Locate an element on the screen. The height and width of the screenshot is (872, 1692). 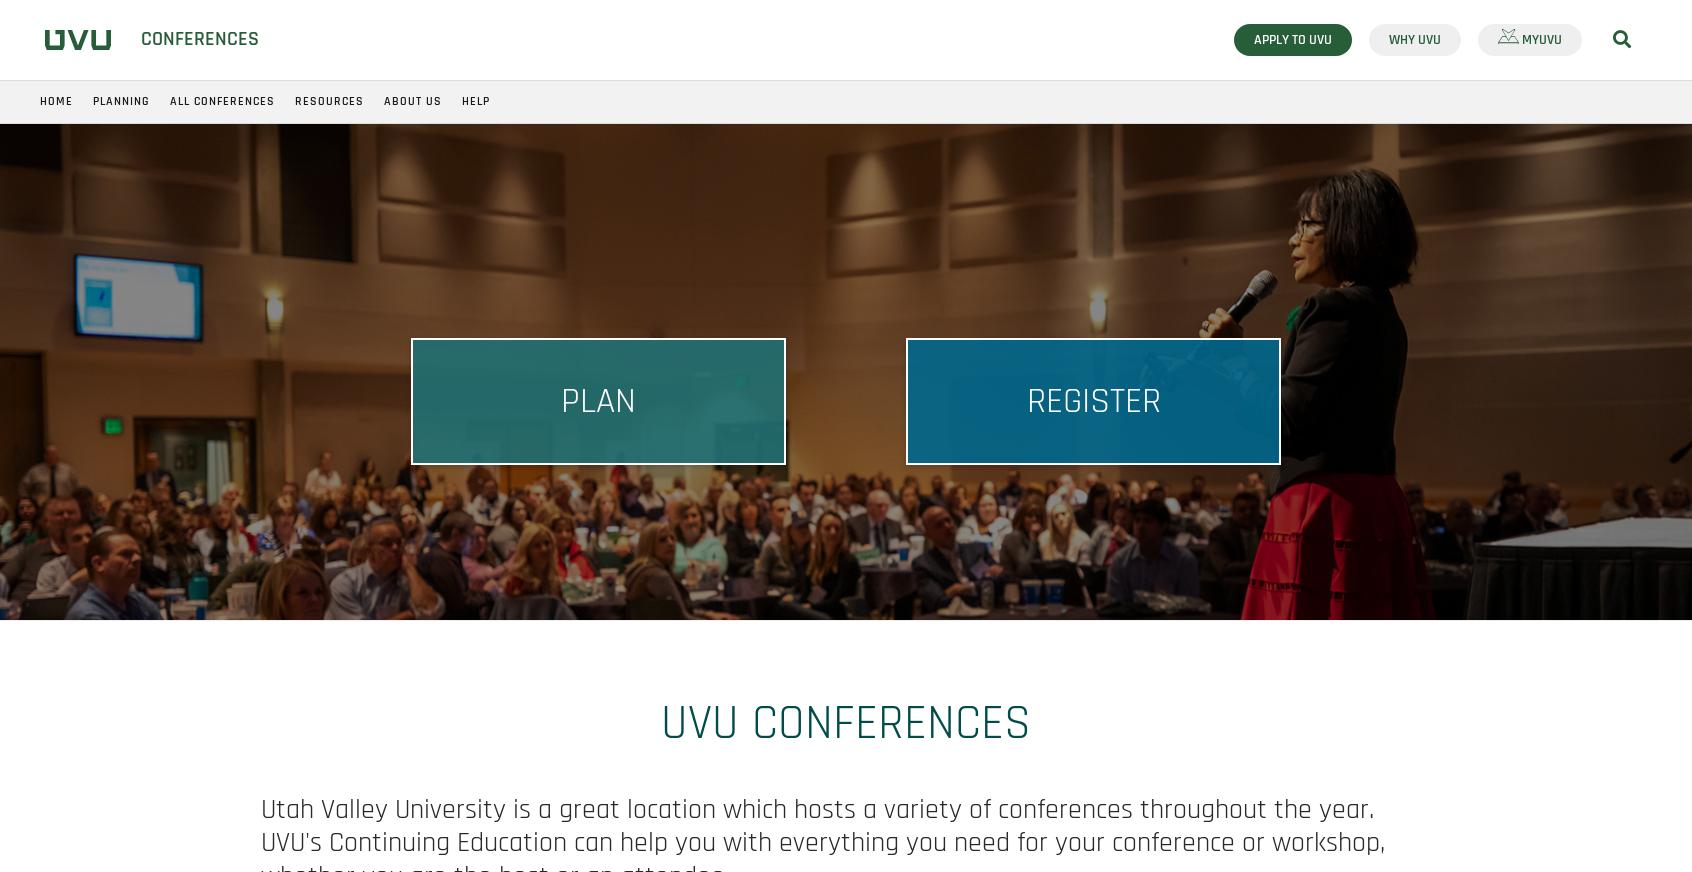
'Register' is located at coordinates (1093, 401).